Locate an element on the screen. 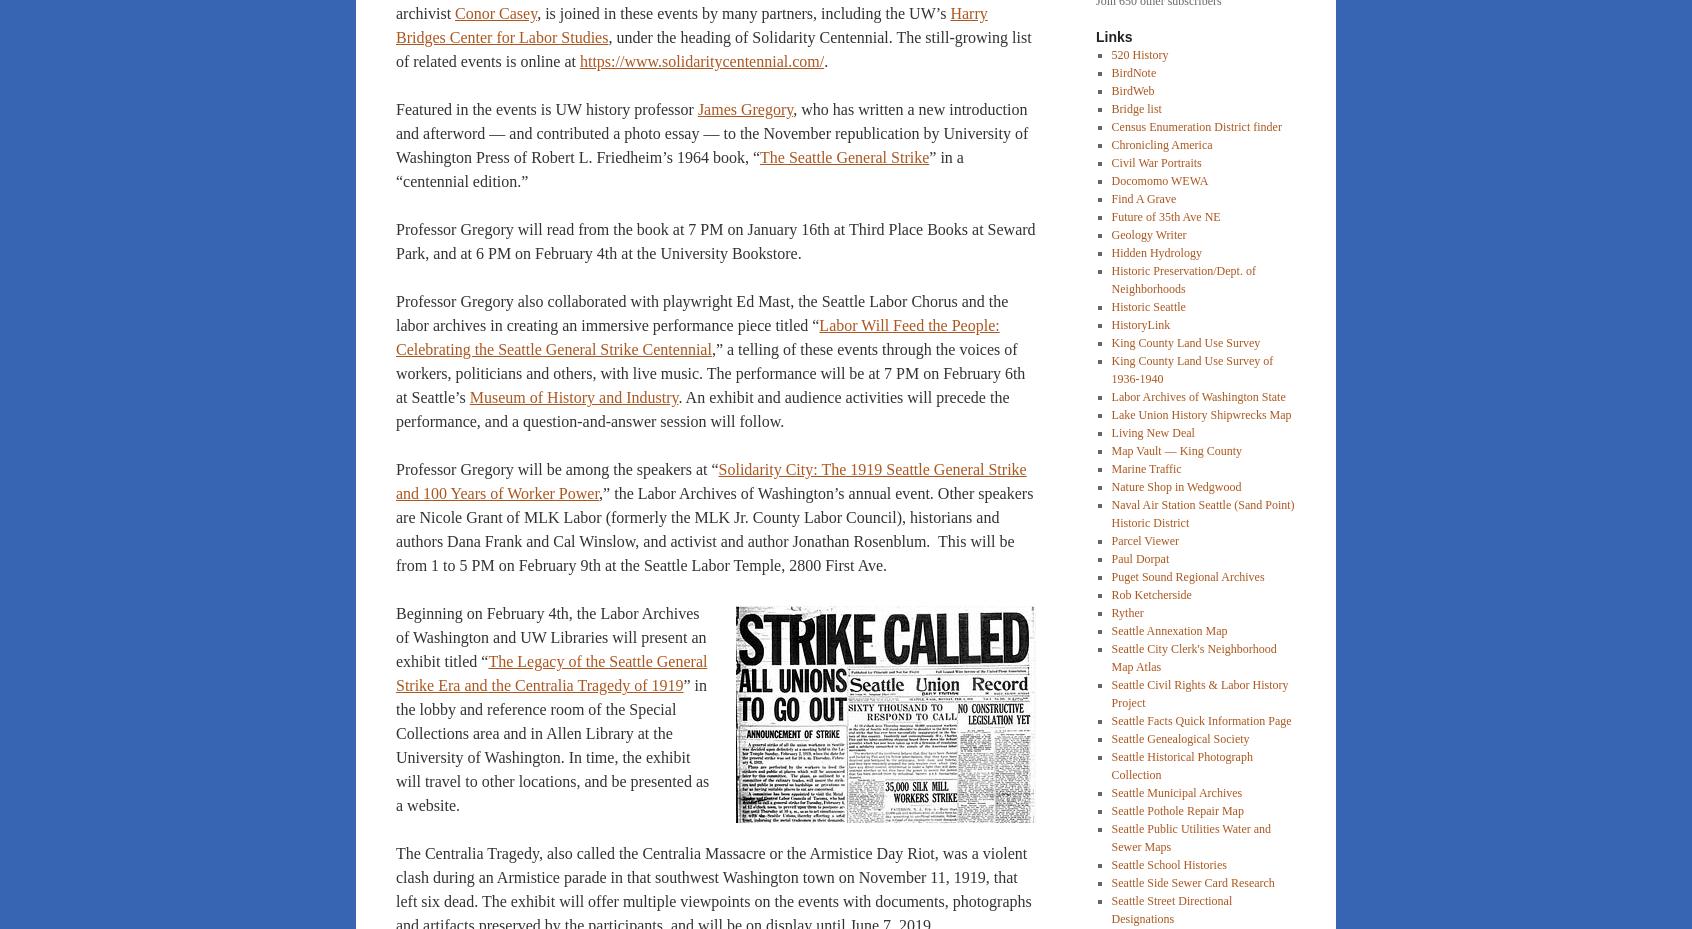 The height and width of the screenshot is (929, 1692). 'James Gregory' is located at coordinates (743, 109).